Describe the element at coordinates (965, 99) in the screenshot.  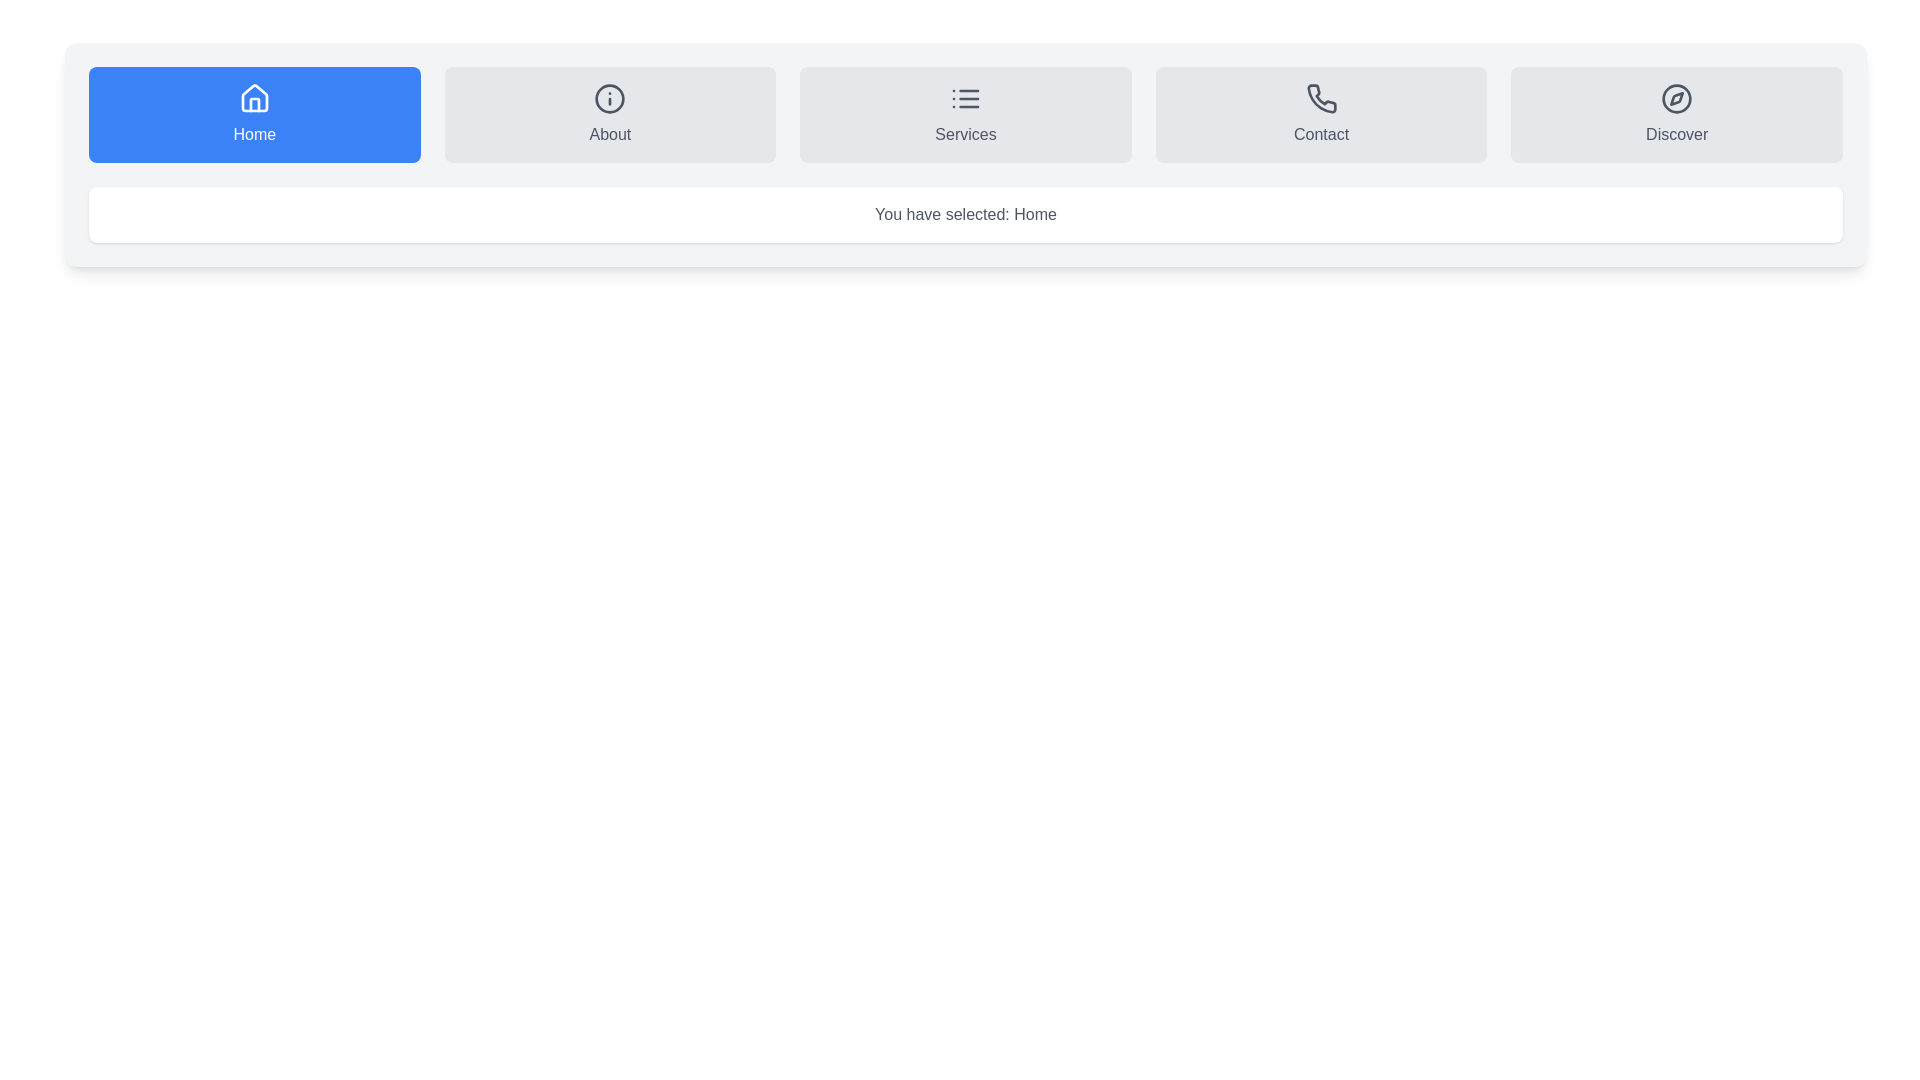
I see `the 'Services' button in the navigation menu, which contains the icon representing the 'Services' category` at that location.